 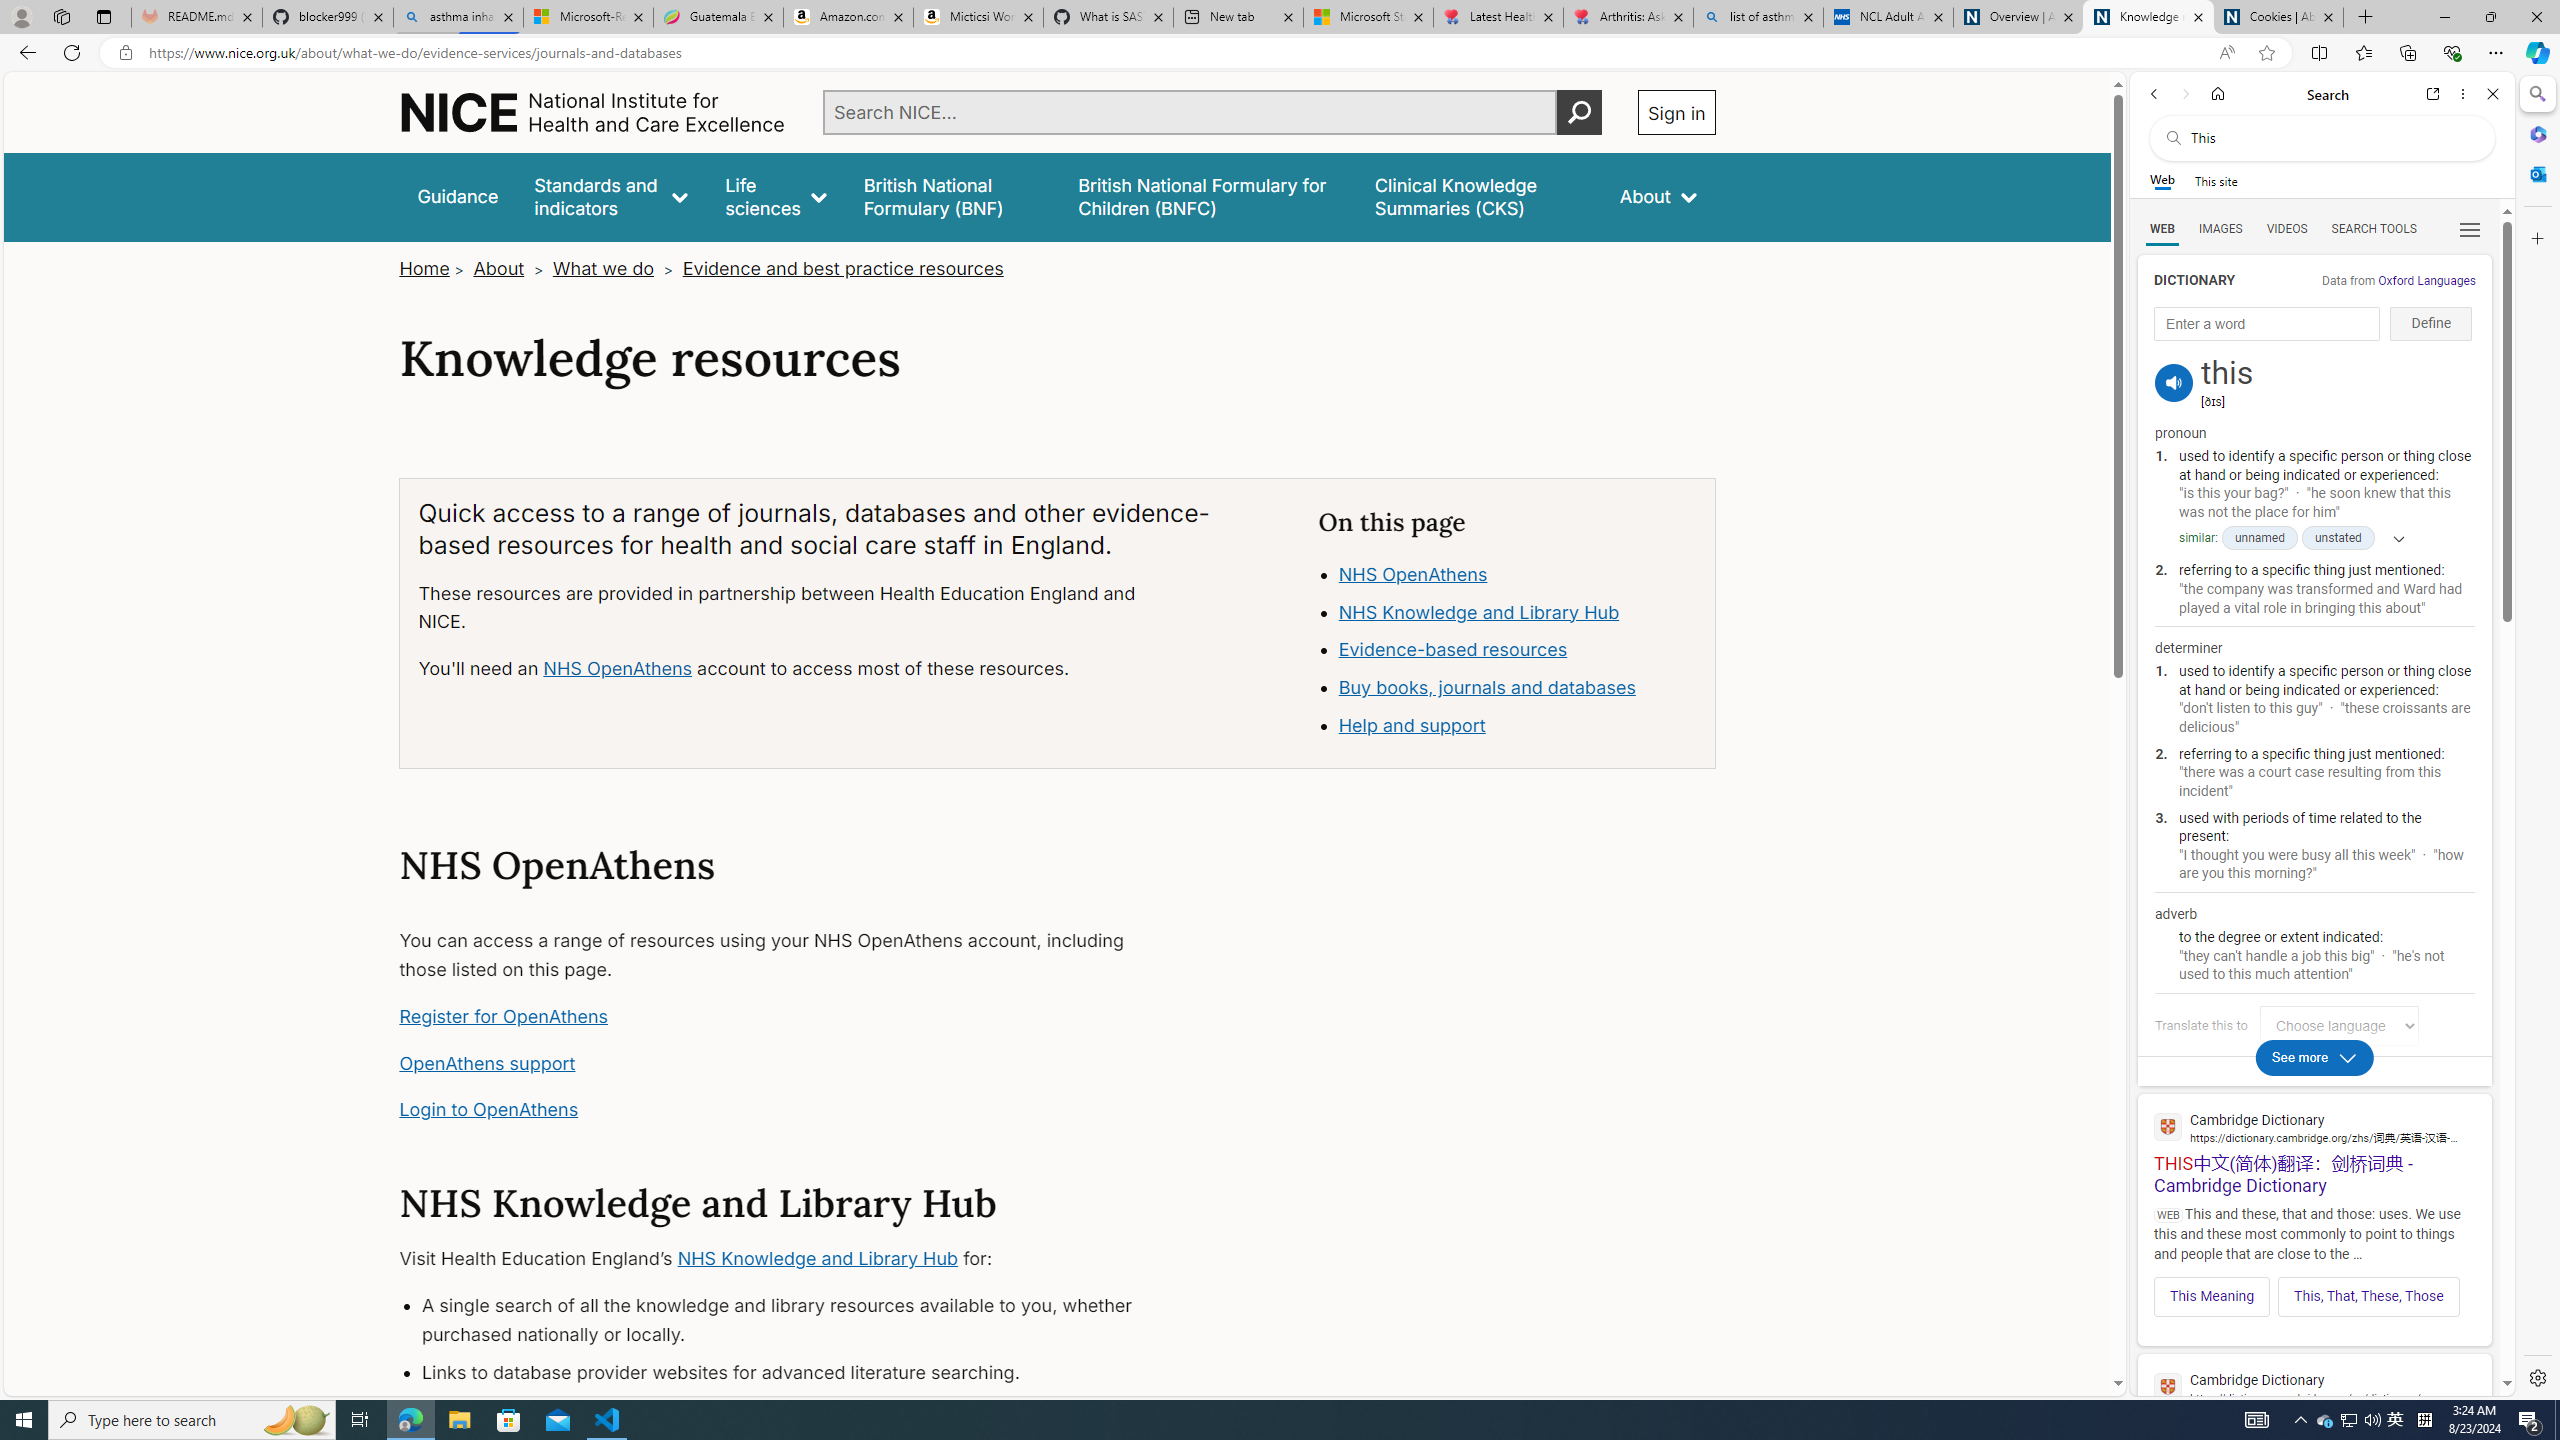 What do you see at coordinates (1413, 572) in the screenshot?
I see `'NHS OpenAthens'` at bounding box center [1413, 572].